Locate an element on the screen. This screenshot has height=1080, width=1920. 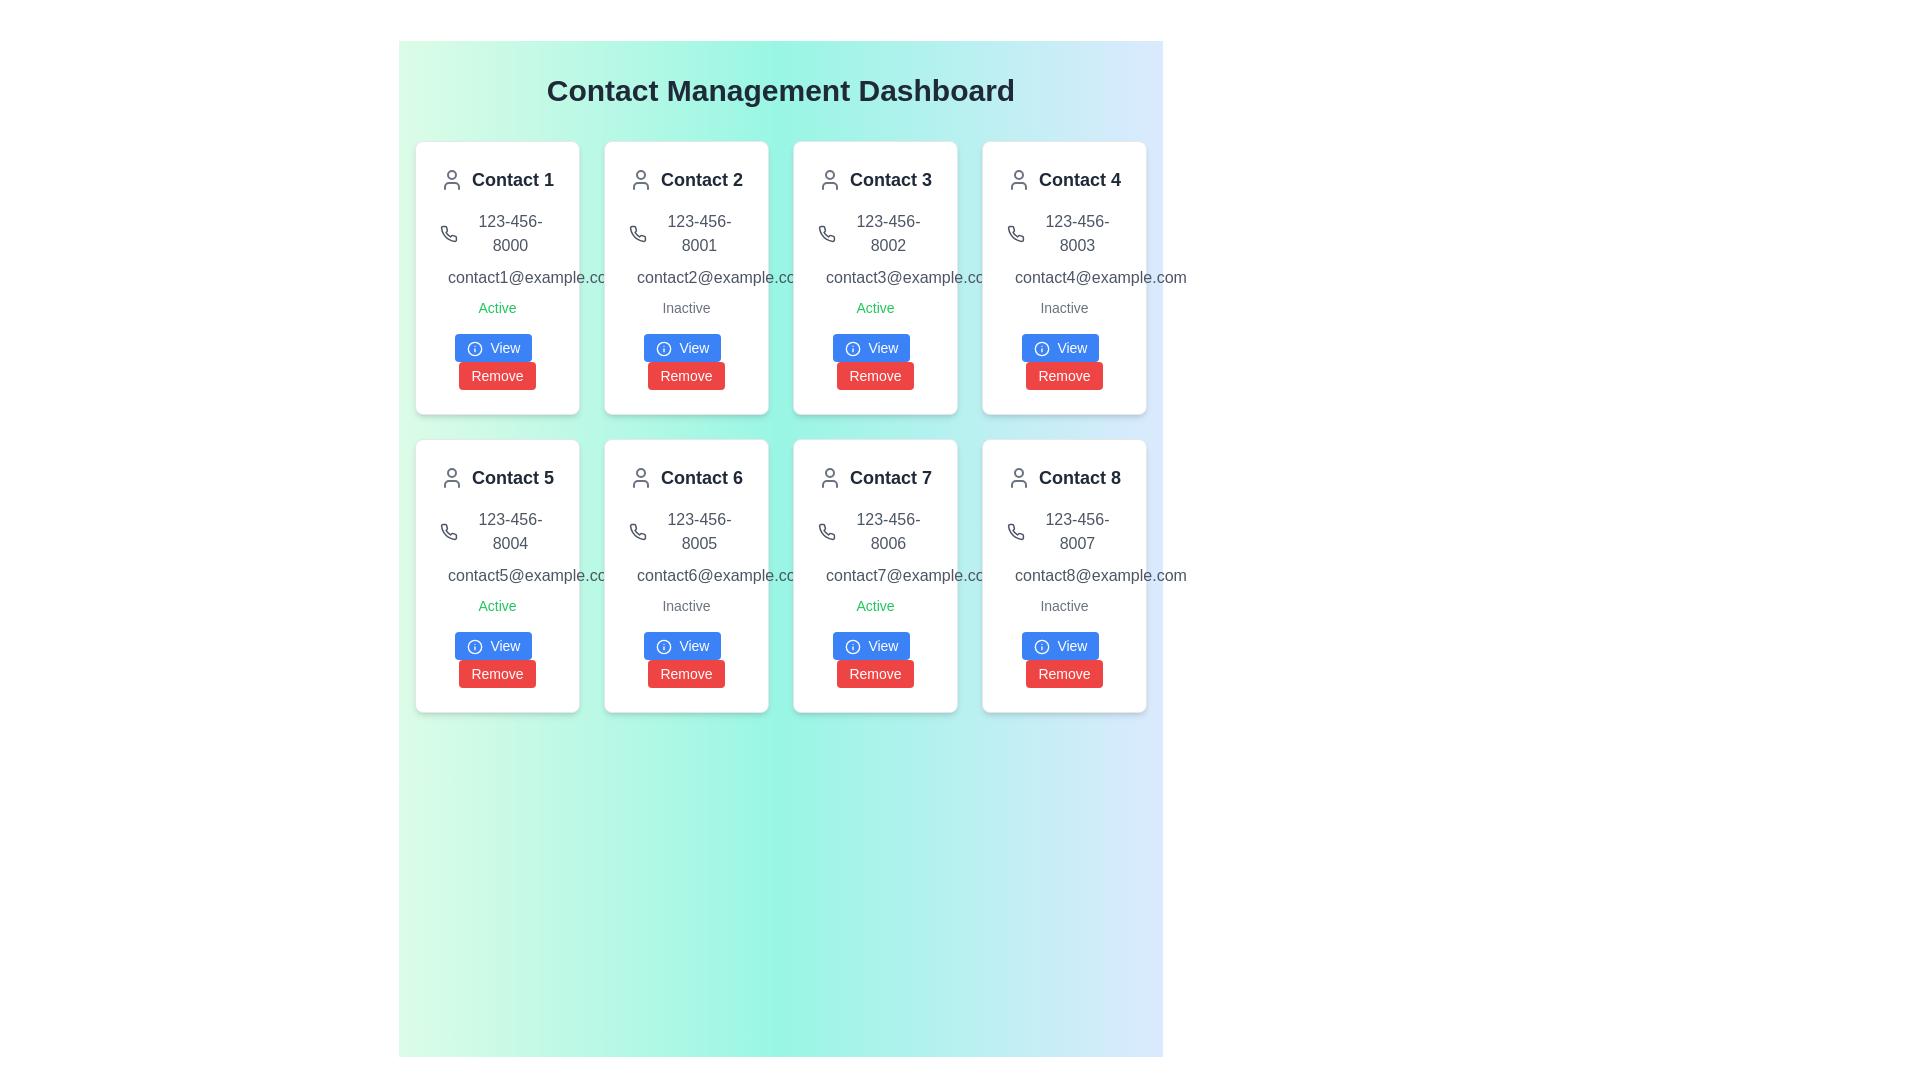
the icon indicating additional information related to the 'View' button functionality on the 'Contact 5' card in the bottom-left section of the Contact Management Dashboard is located at coordinates (473, 647).